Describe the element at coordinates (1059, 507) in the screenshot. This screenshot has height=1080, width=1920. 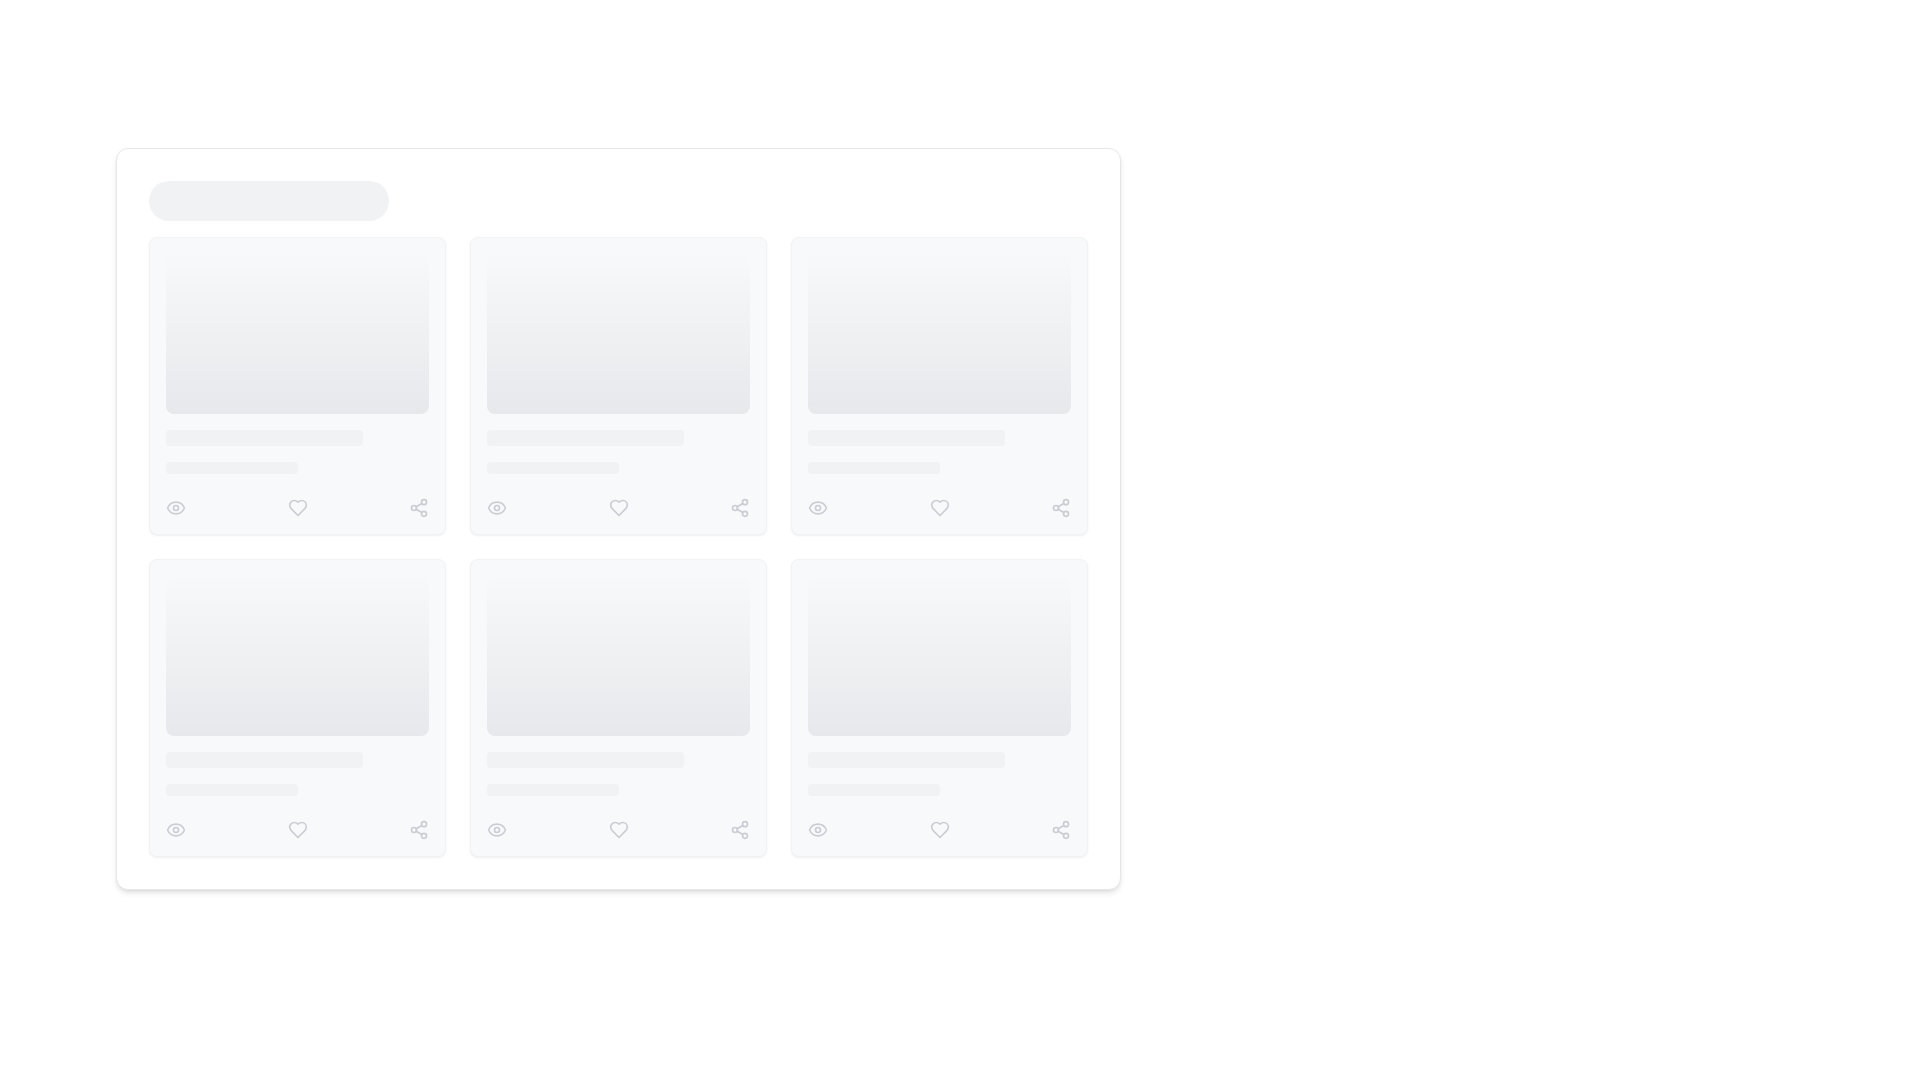
I see `the 'share' icon button located on the rightmost side of the toolbar, following the view and favorite icons` at that location.